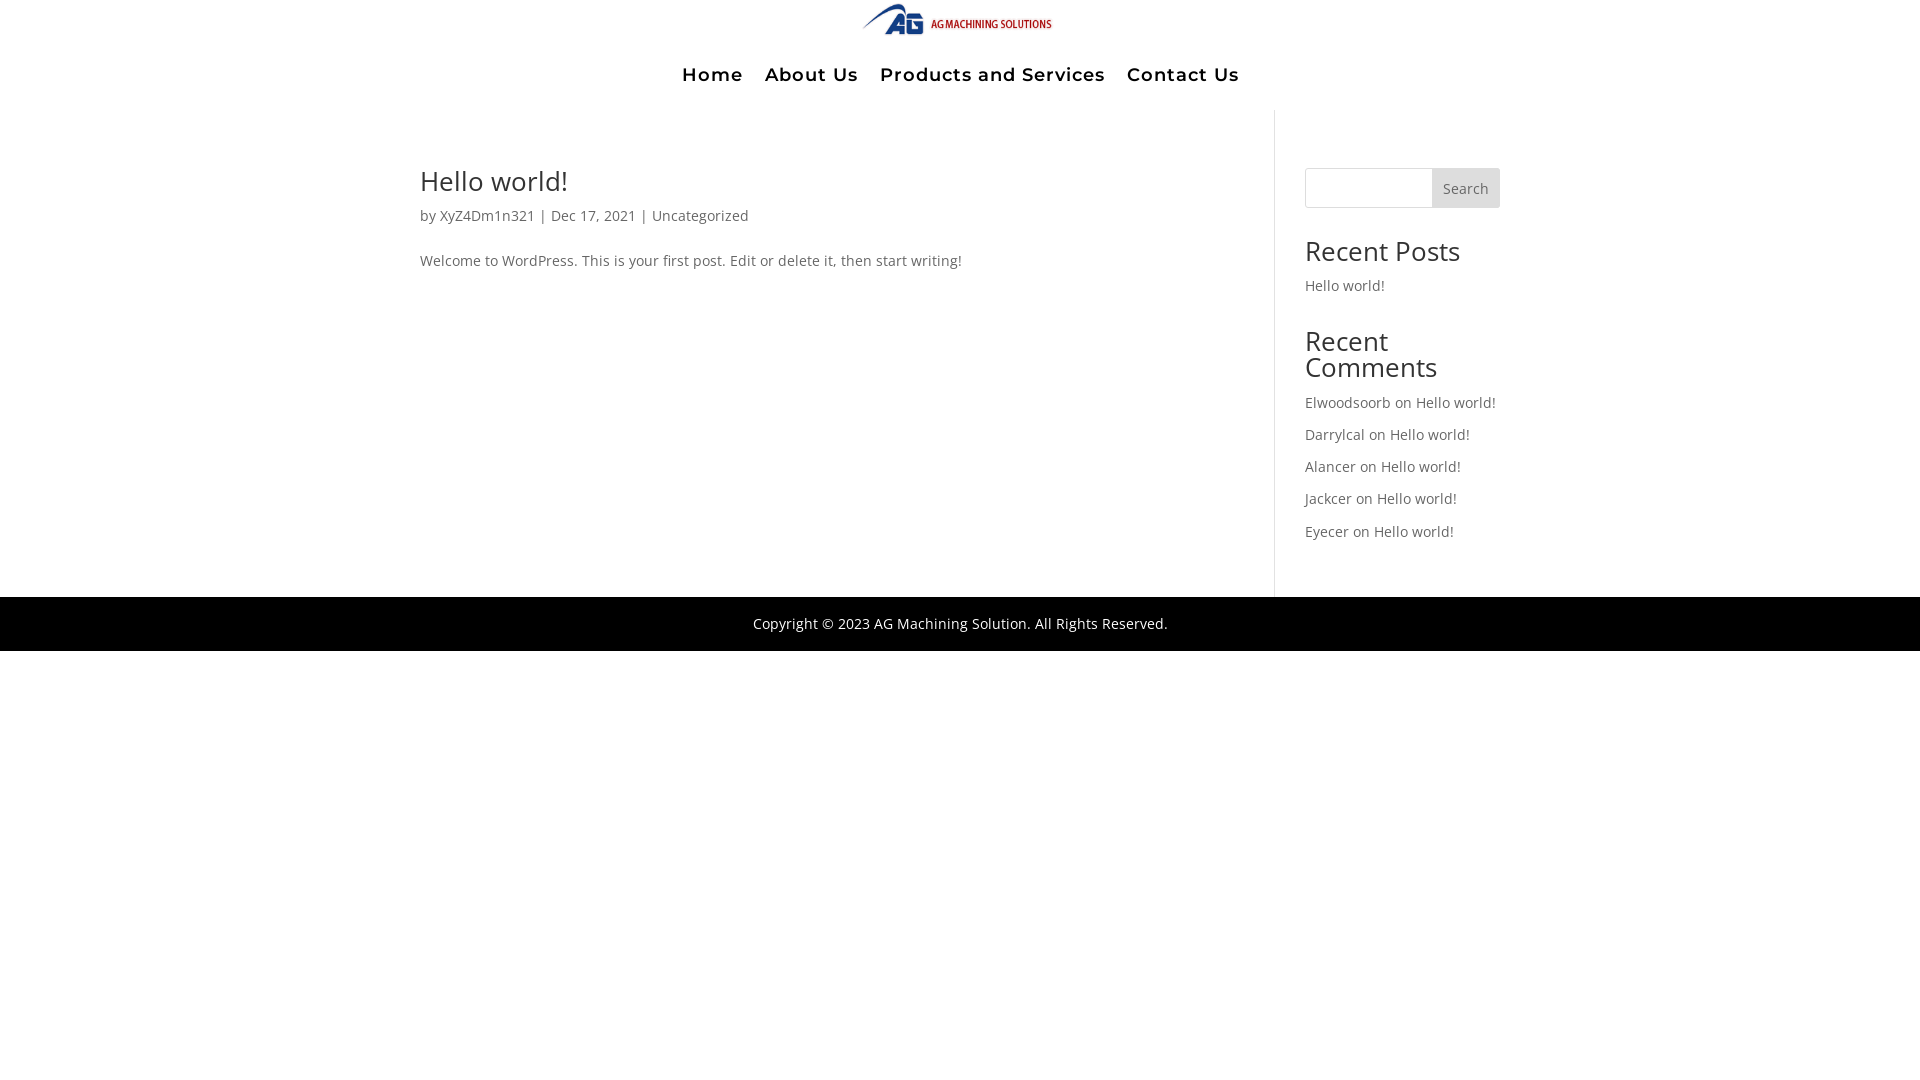  Describe the element at coordinates (700, 215) in the screenshot. I see `'Uncategorized'` at that location.